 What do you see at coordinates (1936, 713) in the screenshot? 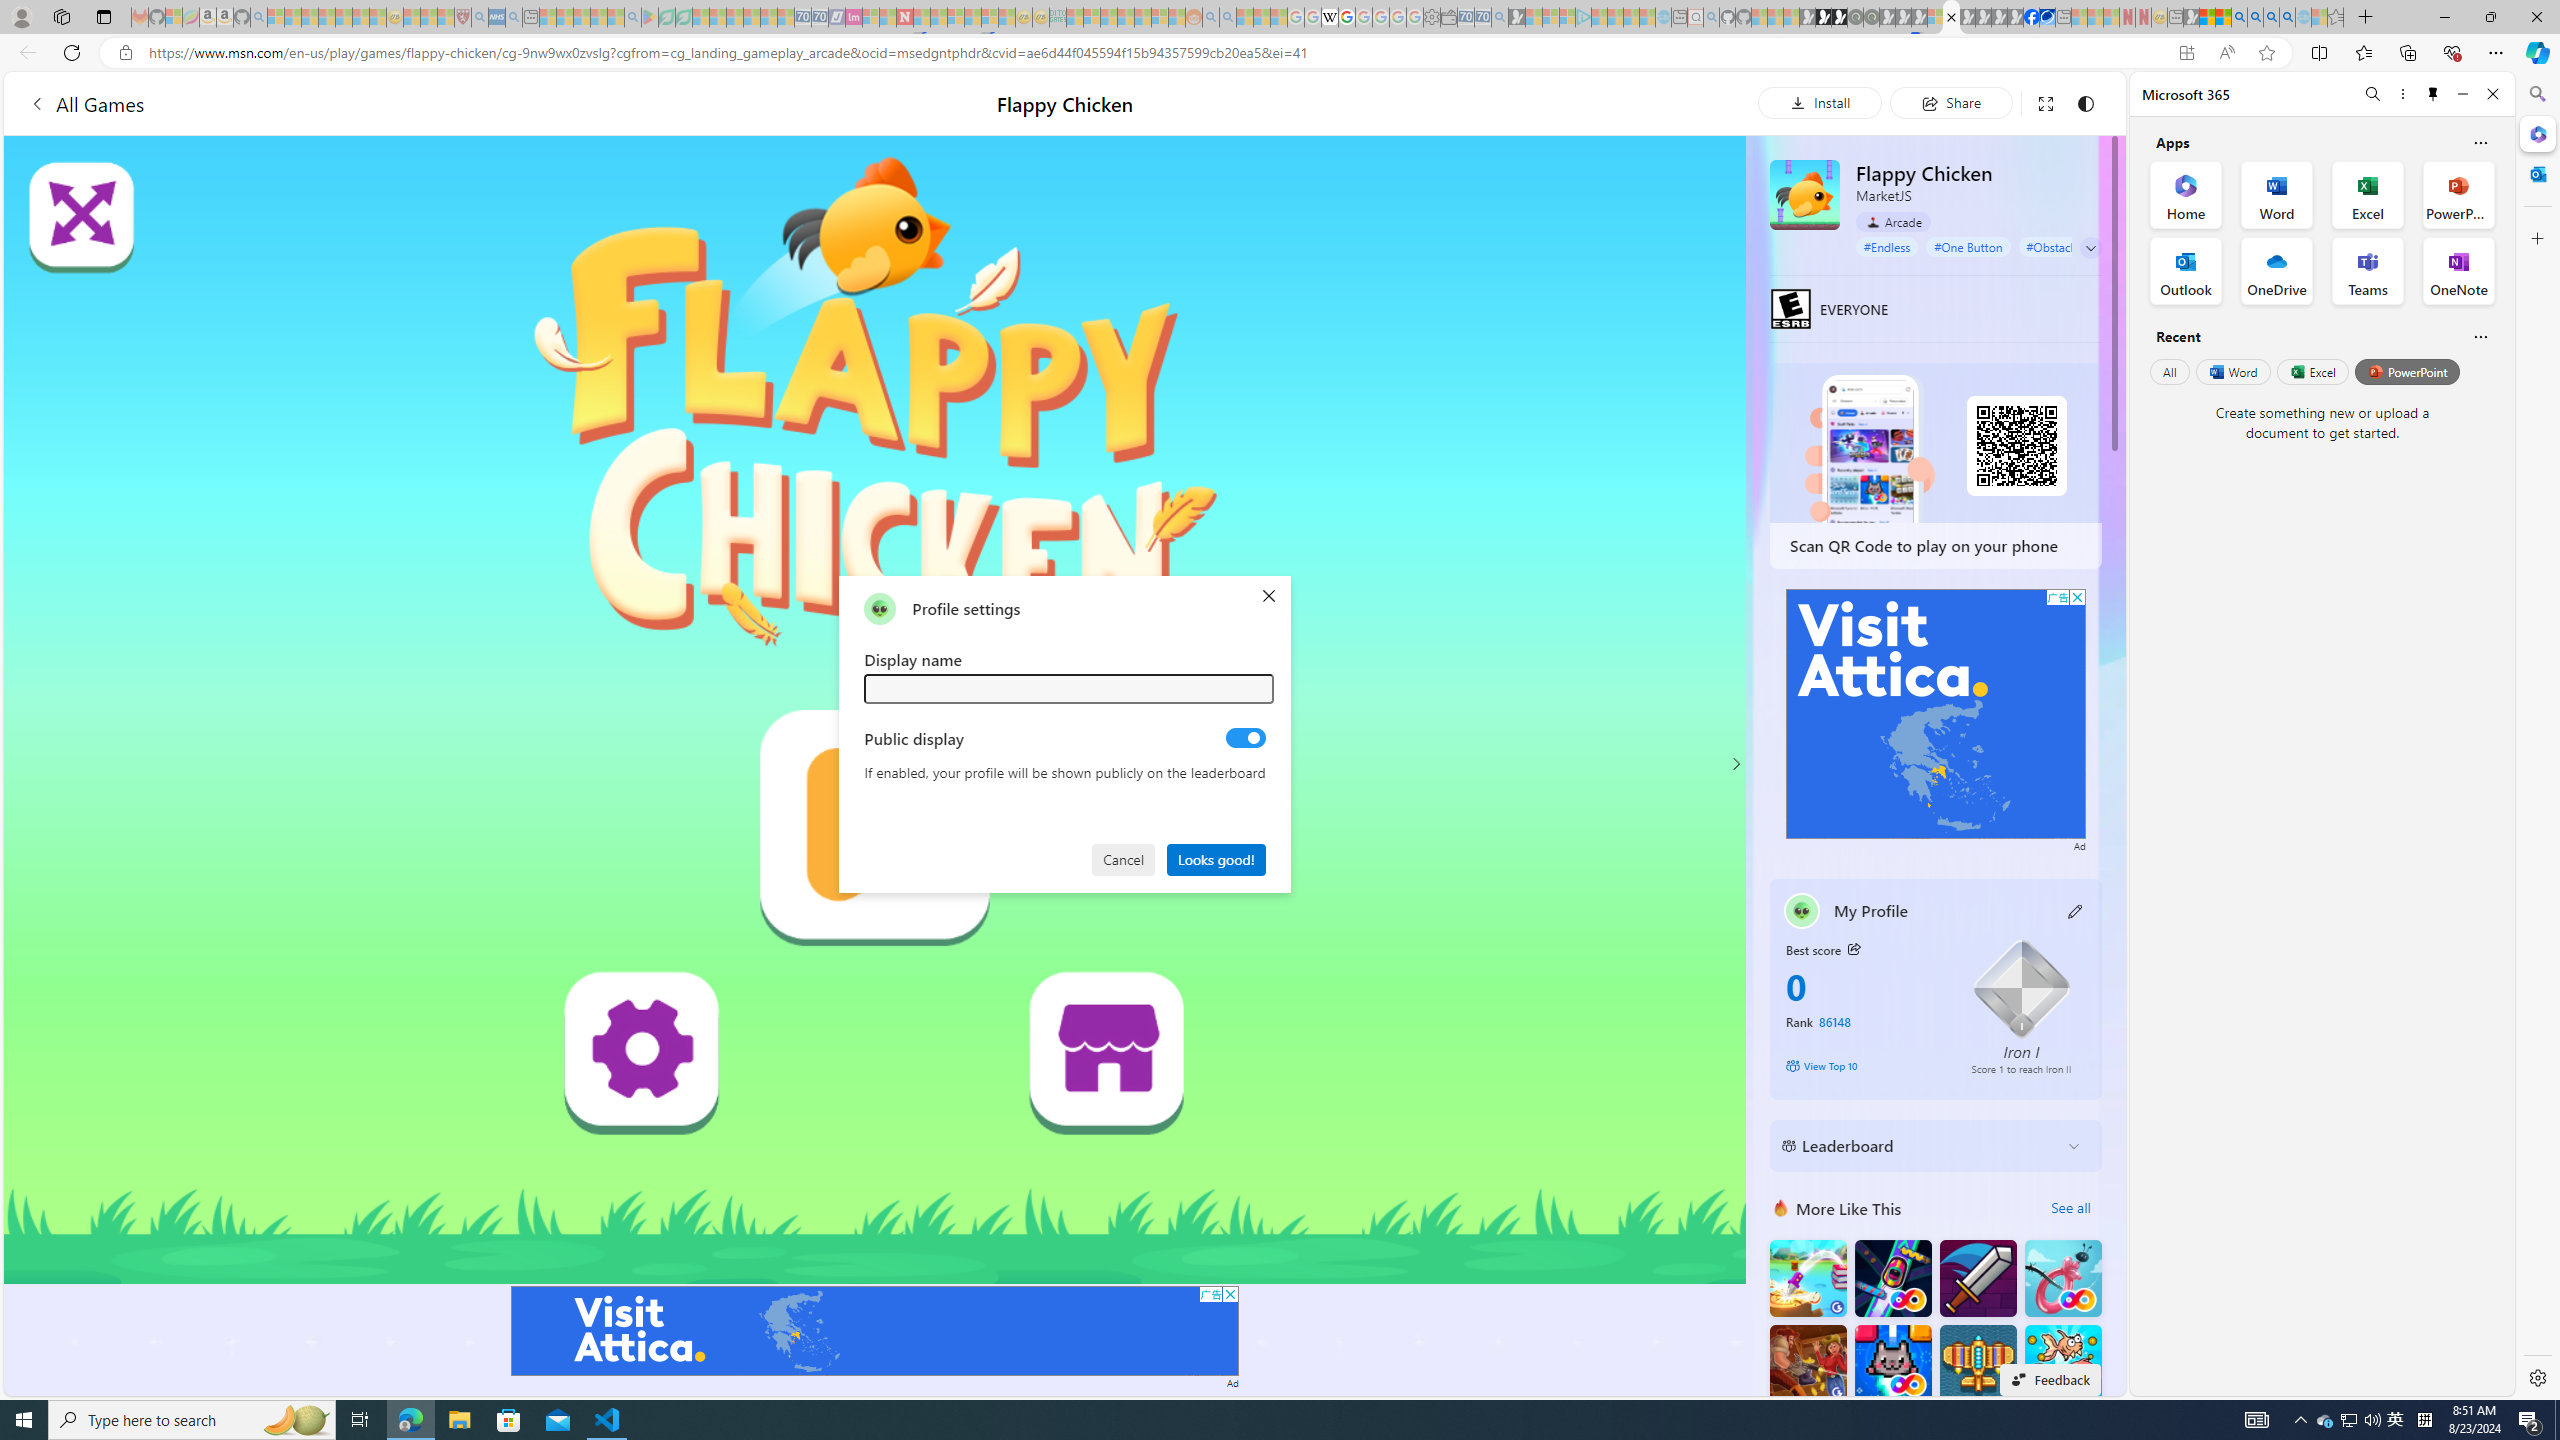
I see `'Advertisement'` at bounding box center [1936, 713].